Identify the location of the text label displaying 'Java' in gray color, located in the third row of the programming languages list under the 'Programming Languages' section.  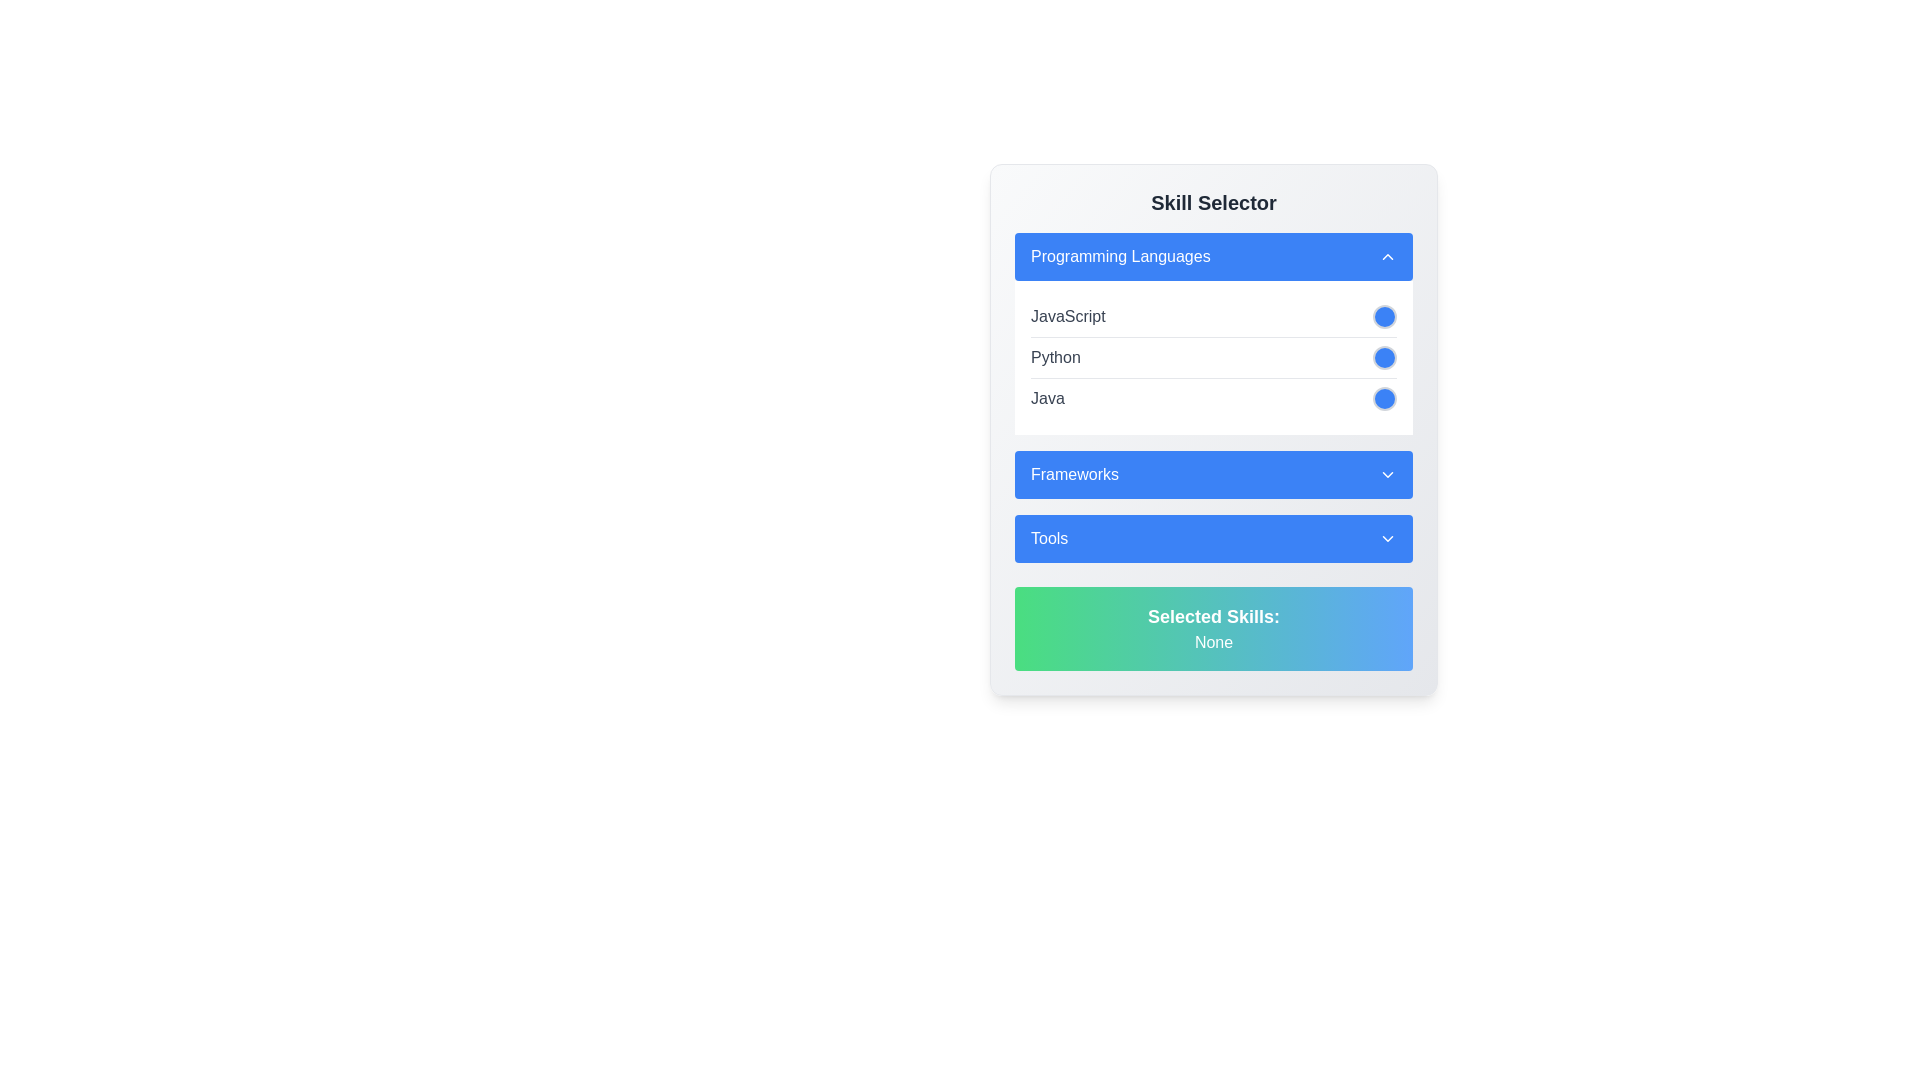
(1046, 398).